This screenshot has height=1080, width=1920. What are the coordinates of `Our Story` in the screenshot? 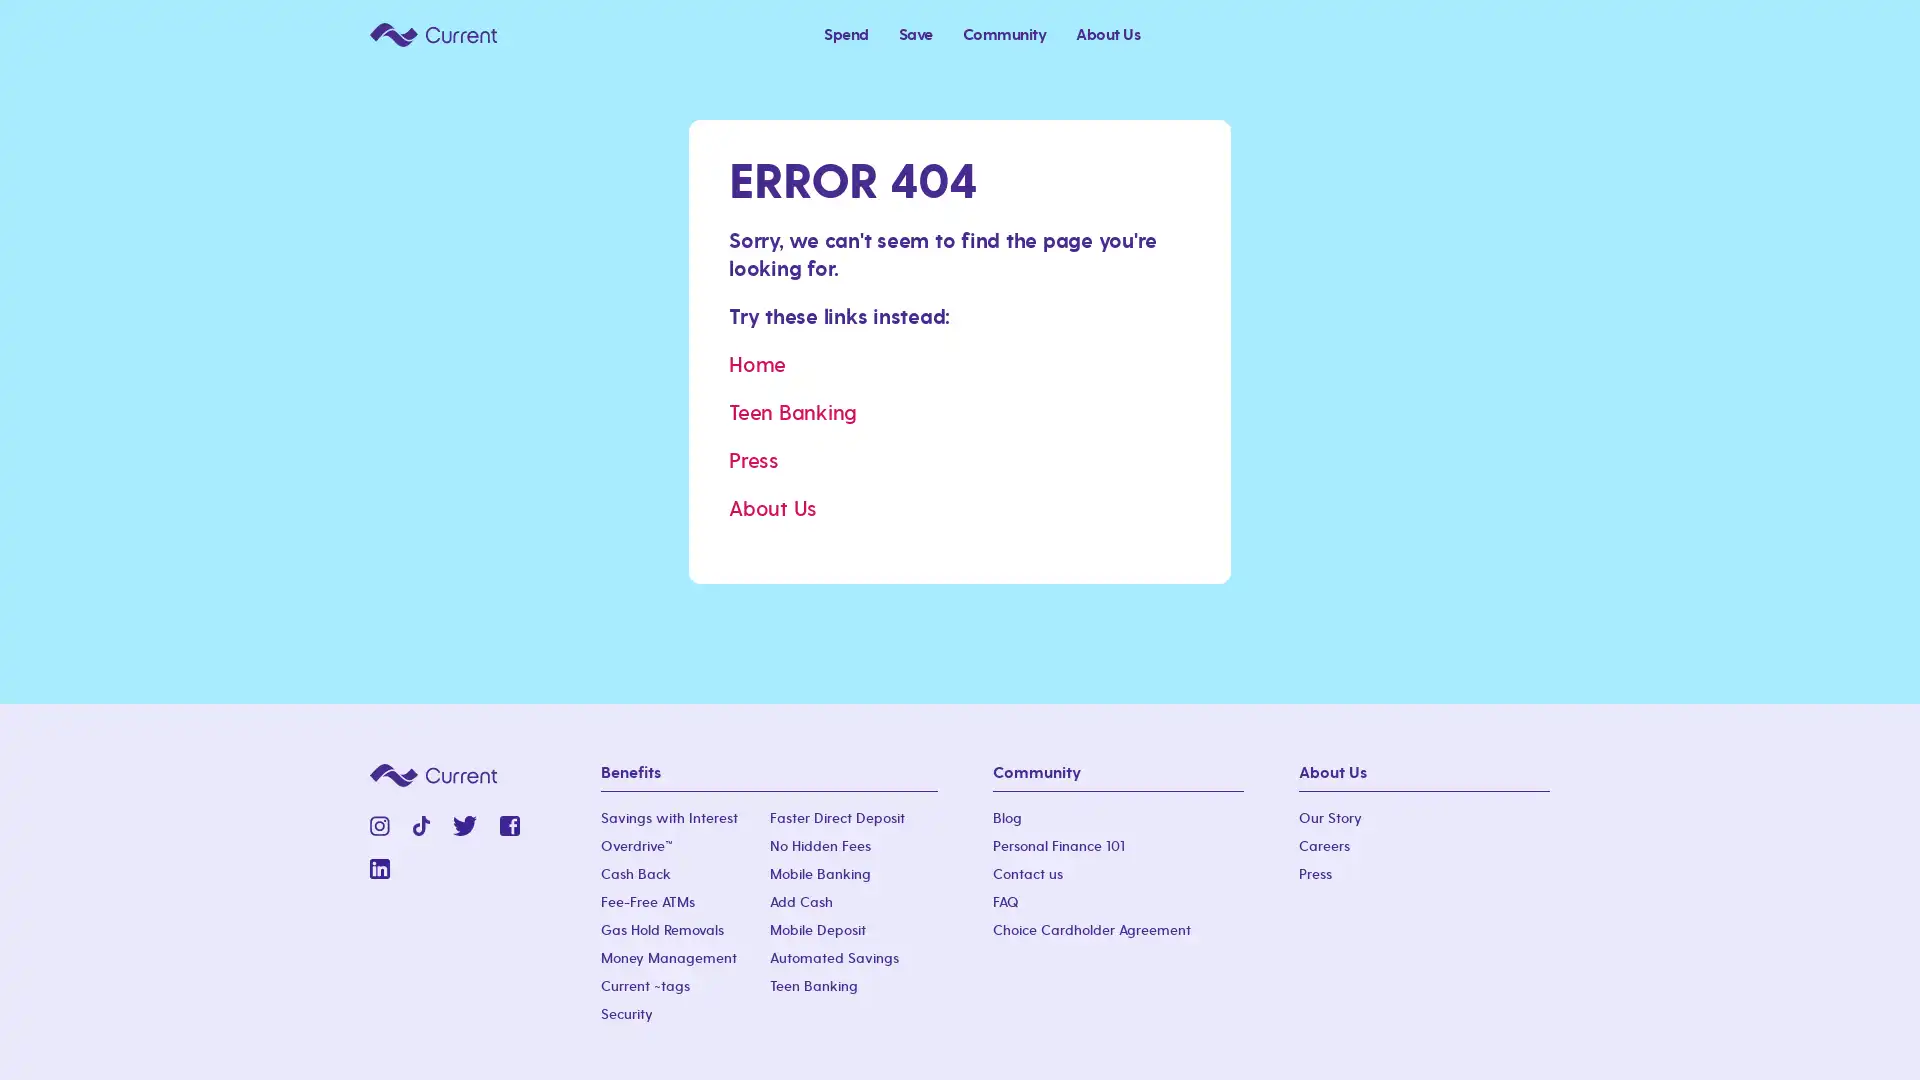 It's located at (1330, 818).